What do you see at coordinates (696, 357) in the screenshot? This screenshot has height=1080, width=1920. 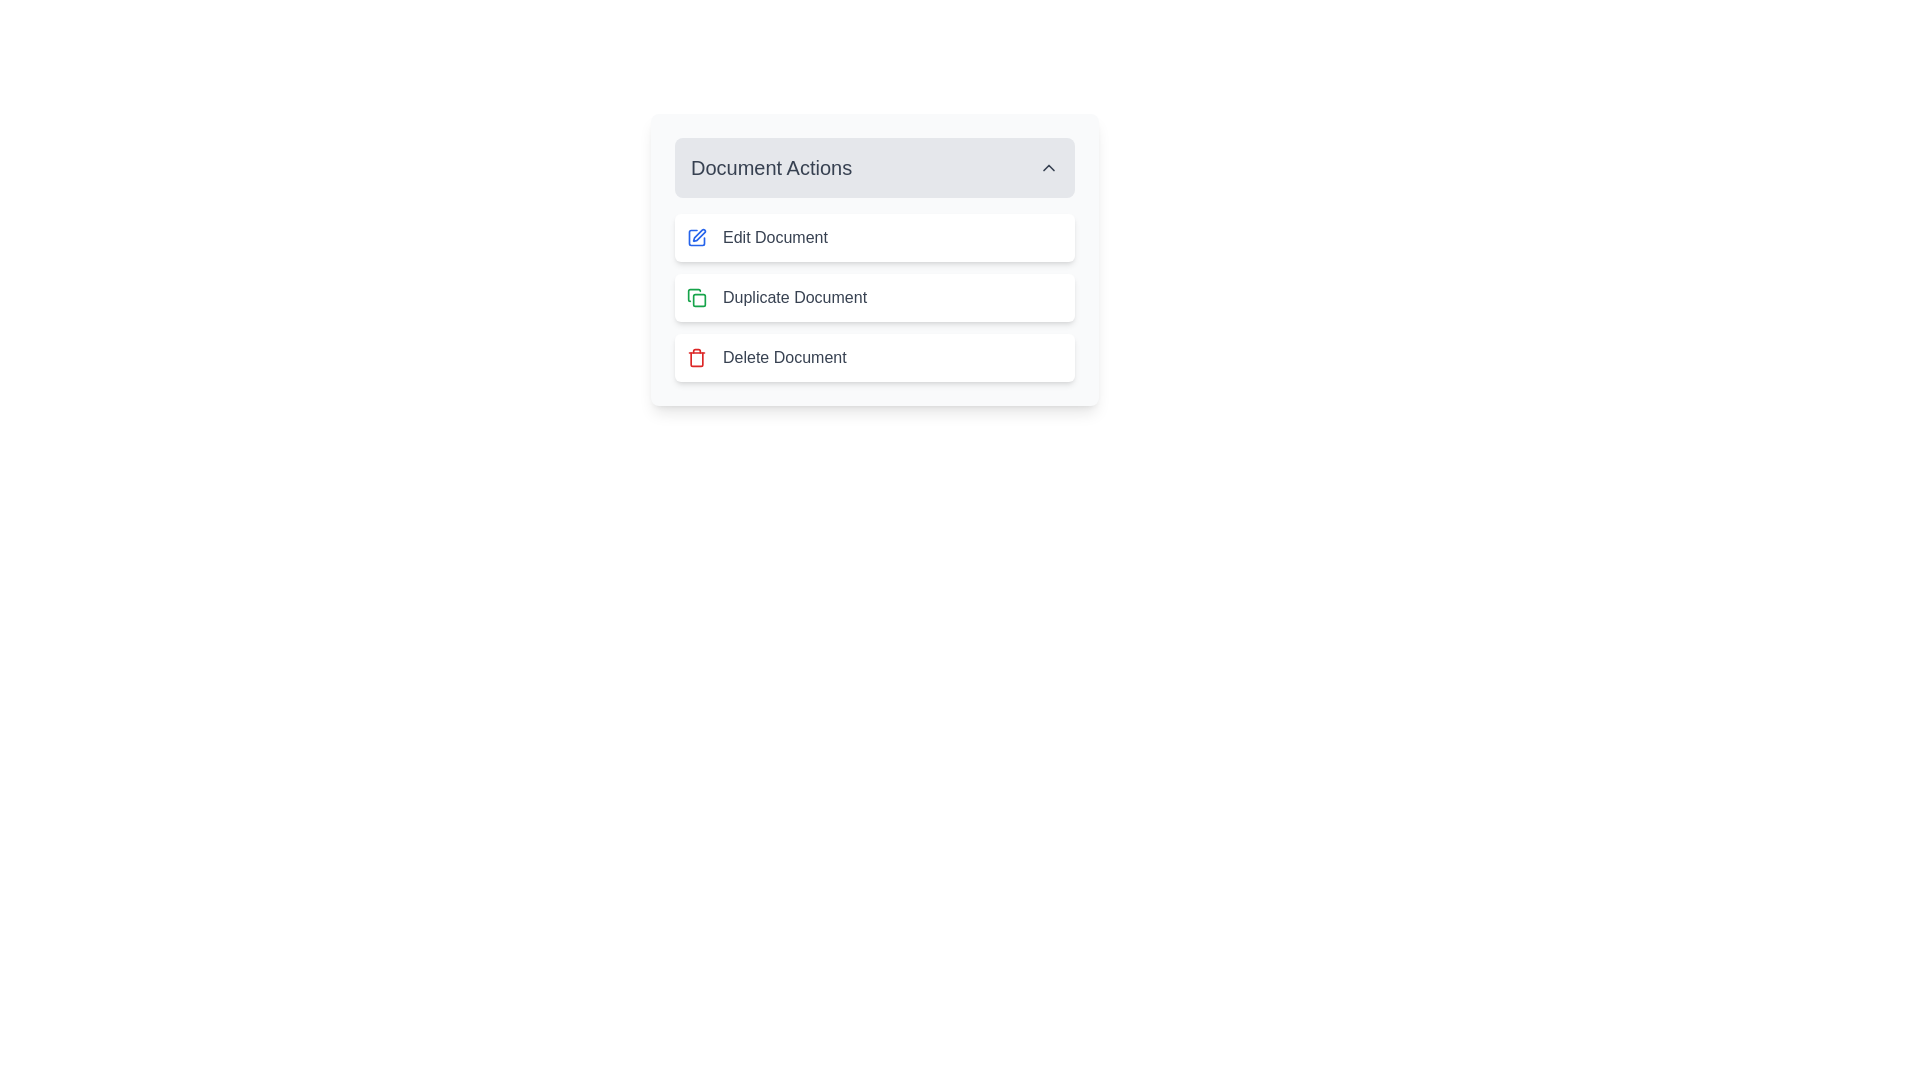 I see `the red trash bin icon located in the 'Delete Document' option within the 'Document Actions' dropdown` at bounding box center [696, 357].